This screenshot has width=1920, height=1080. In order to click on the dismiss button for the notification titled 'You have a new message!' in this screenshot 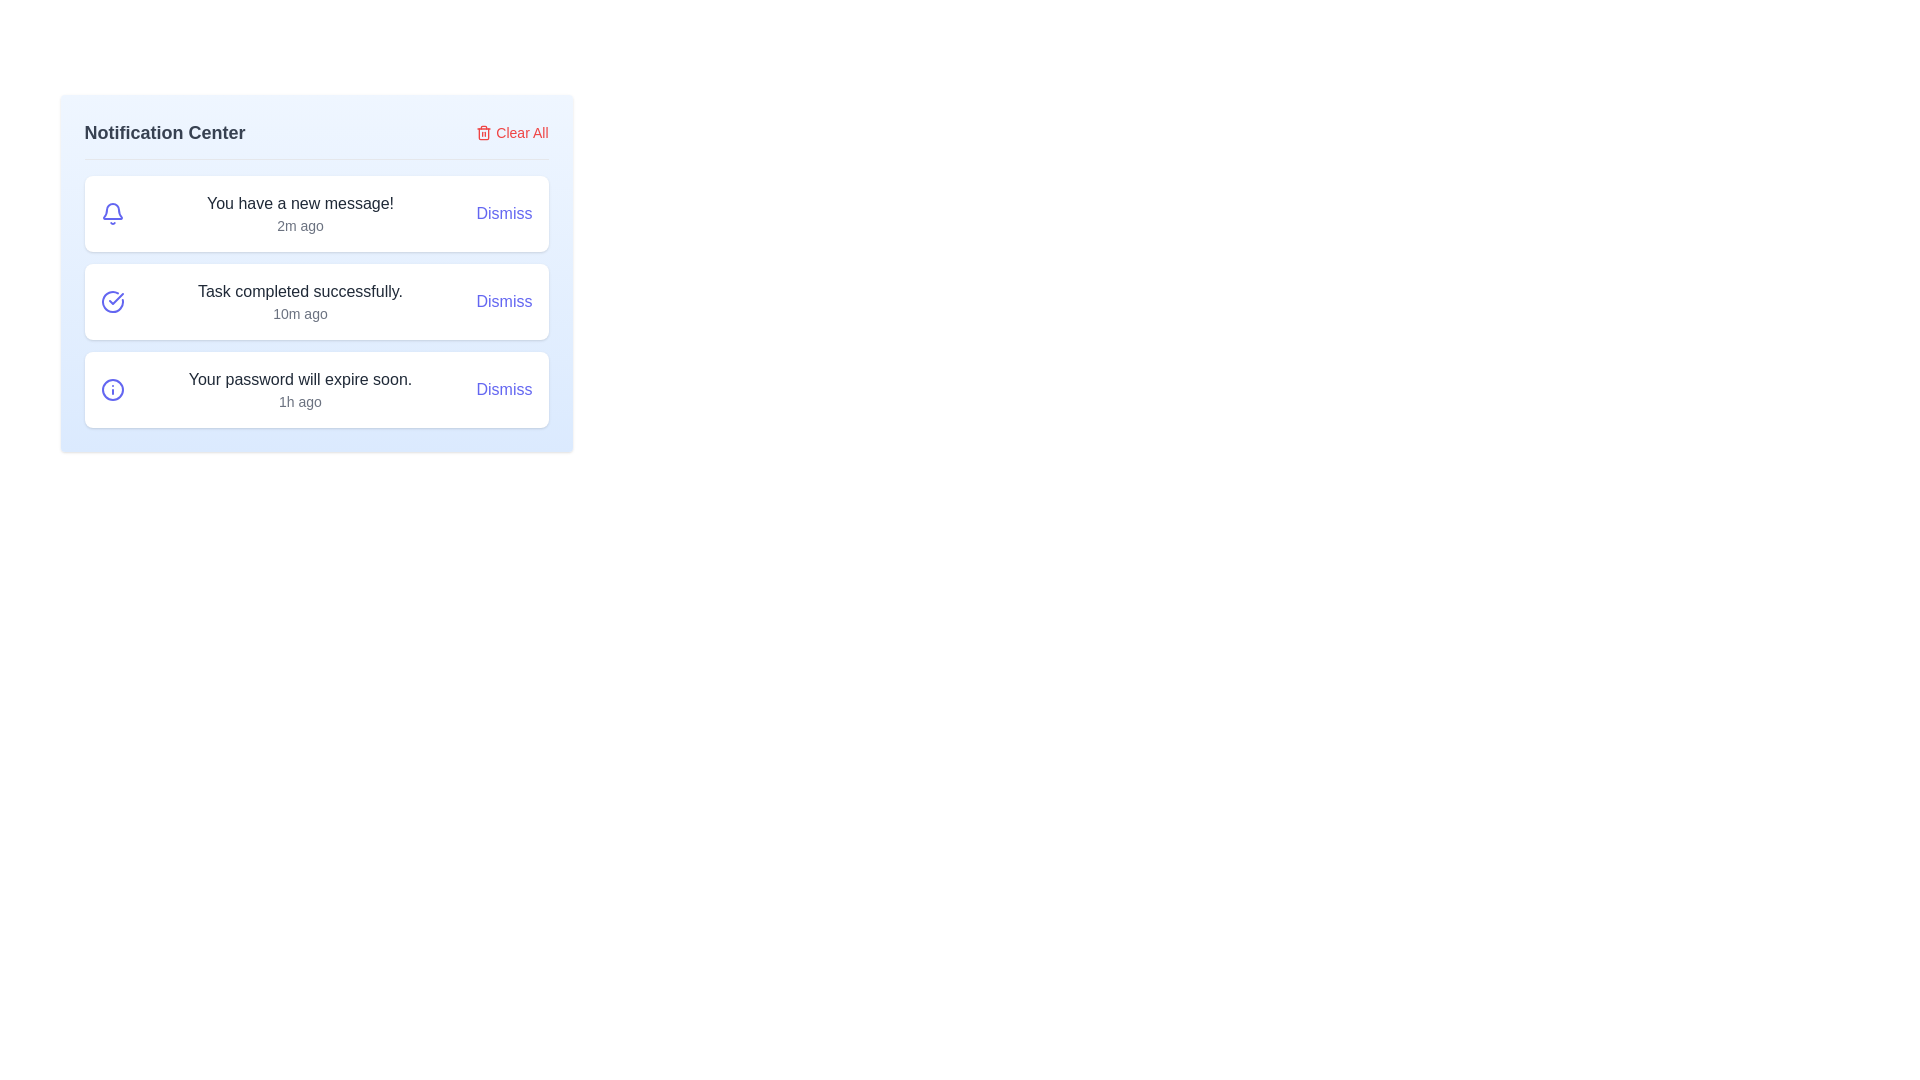, I will do `click(504, 213)`.